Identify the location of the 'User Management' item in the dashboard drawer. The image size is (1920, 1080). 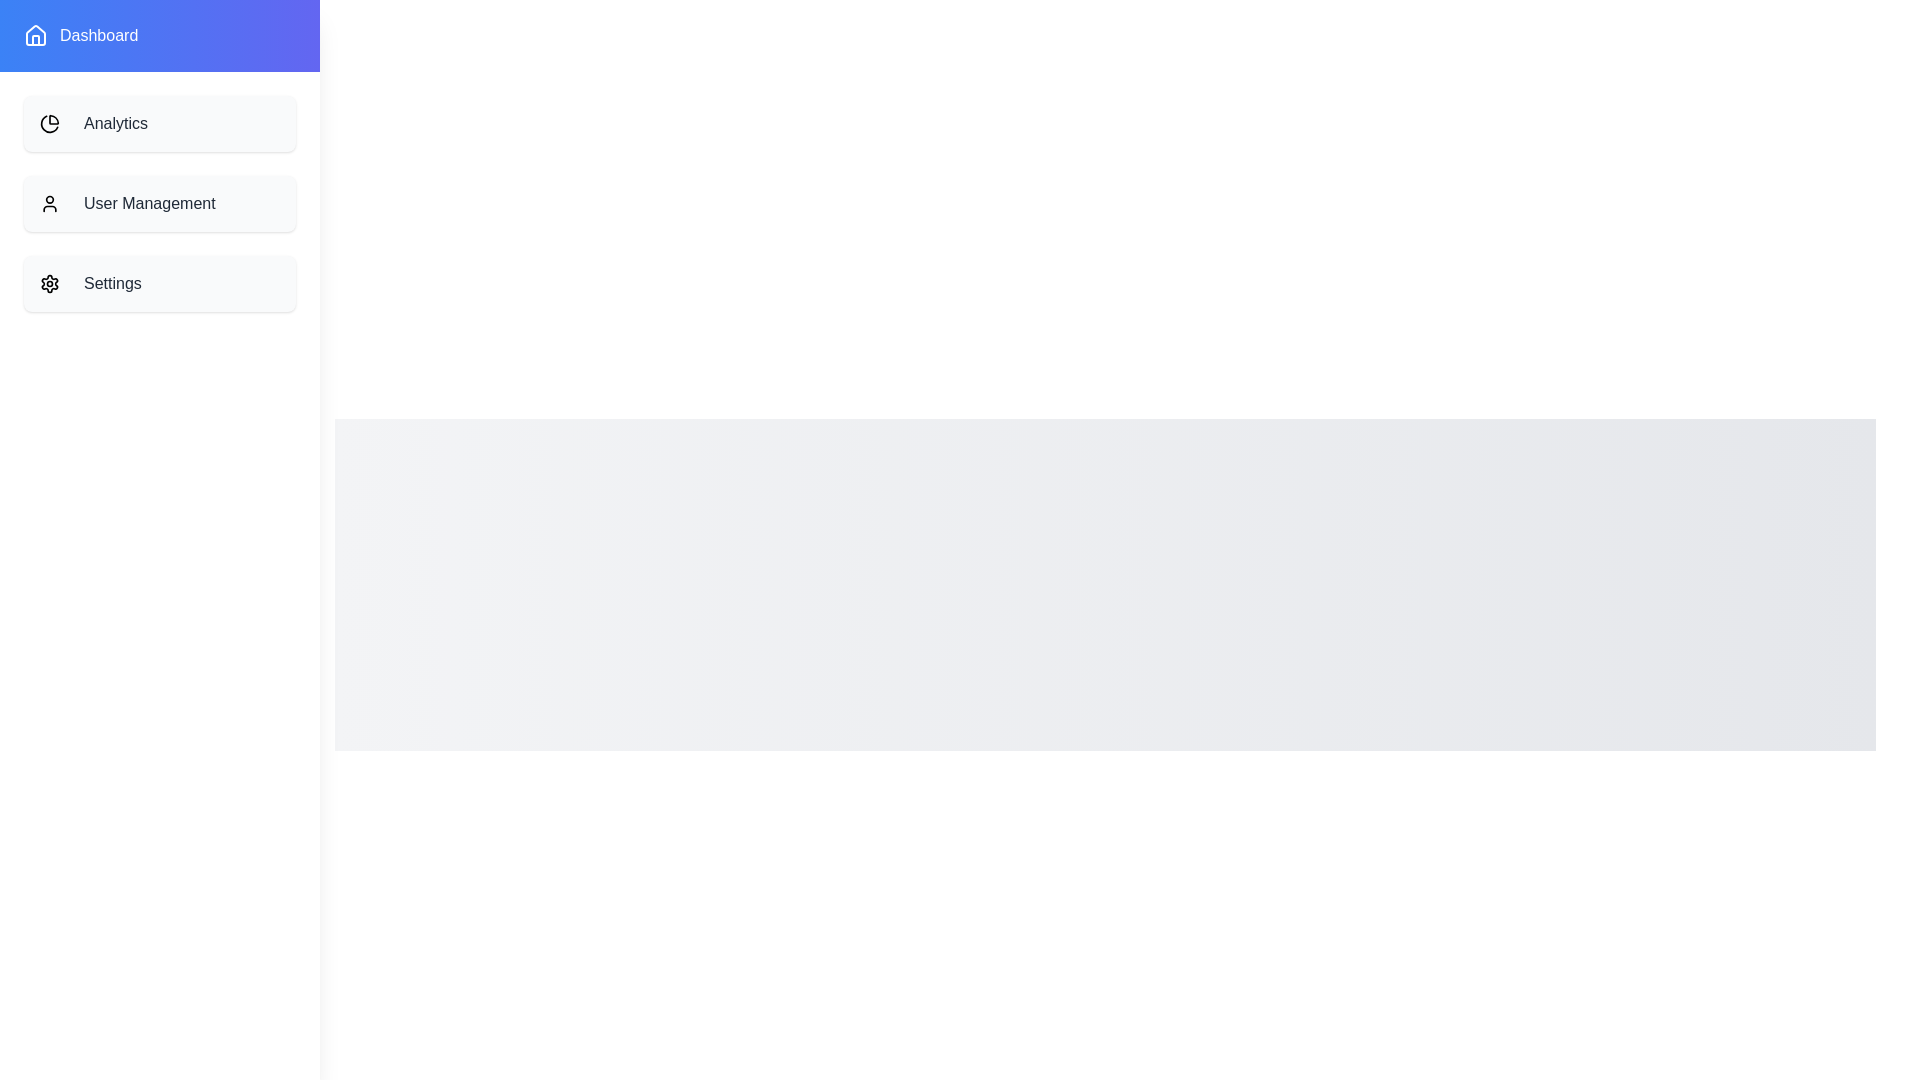
(158, 204).